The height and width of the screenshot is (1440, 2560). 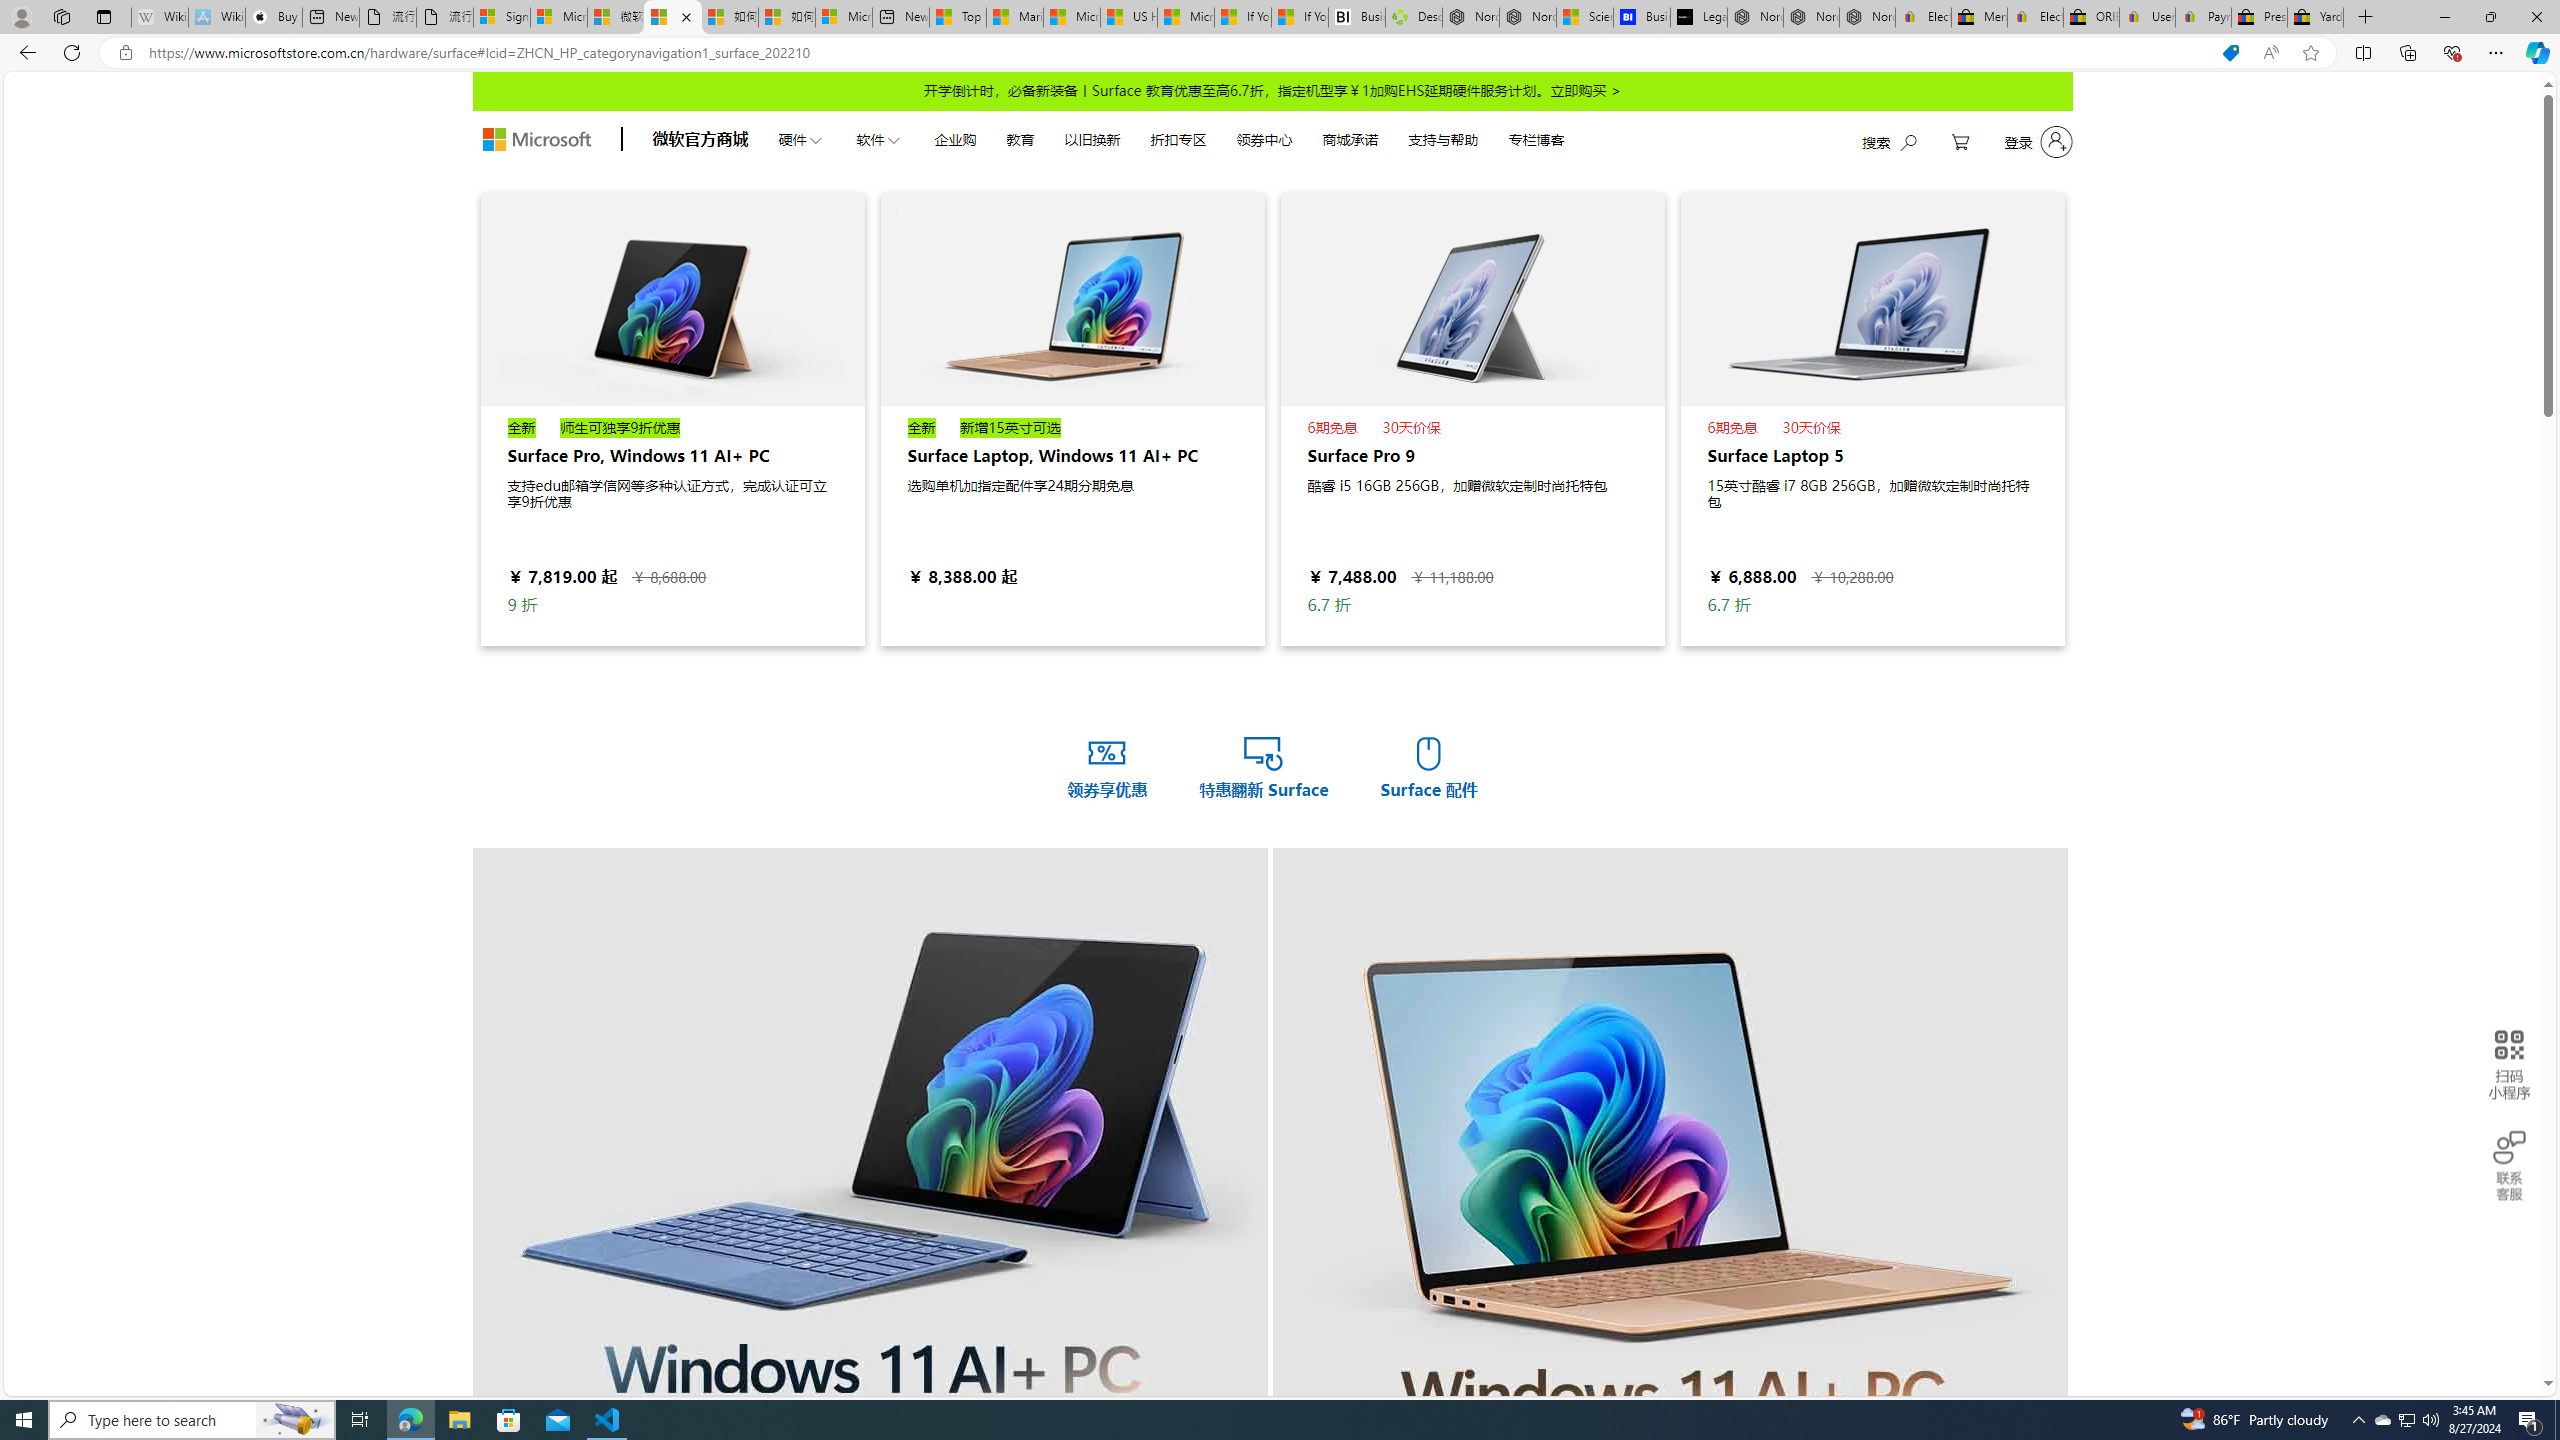 What do you see at coordinates (502, 16) in the screenshot?
I see `'Sign in to your Microsoft account'` at bounding box center [502, 16].